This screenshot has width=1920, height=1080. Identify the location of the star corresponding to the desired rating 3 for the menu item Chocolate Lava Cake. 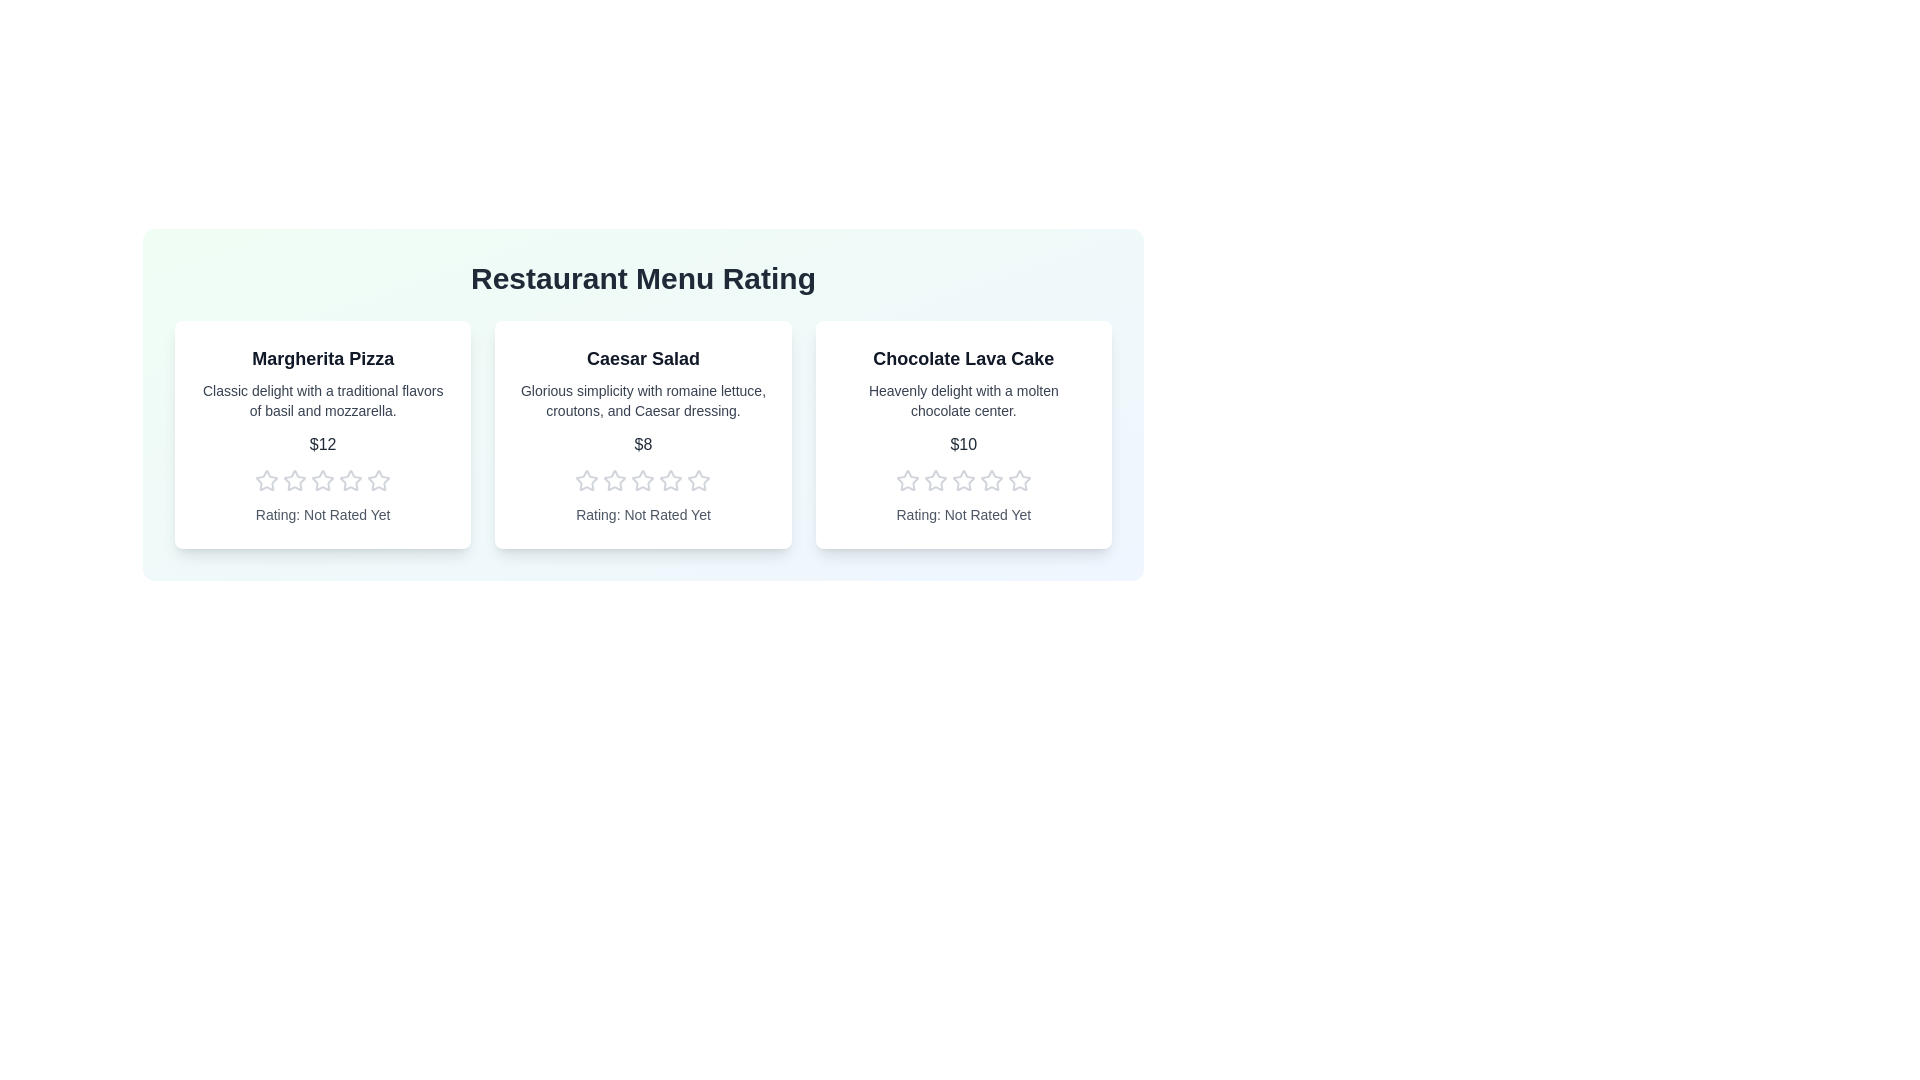
(963, 481).